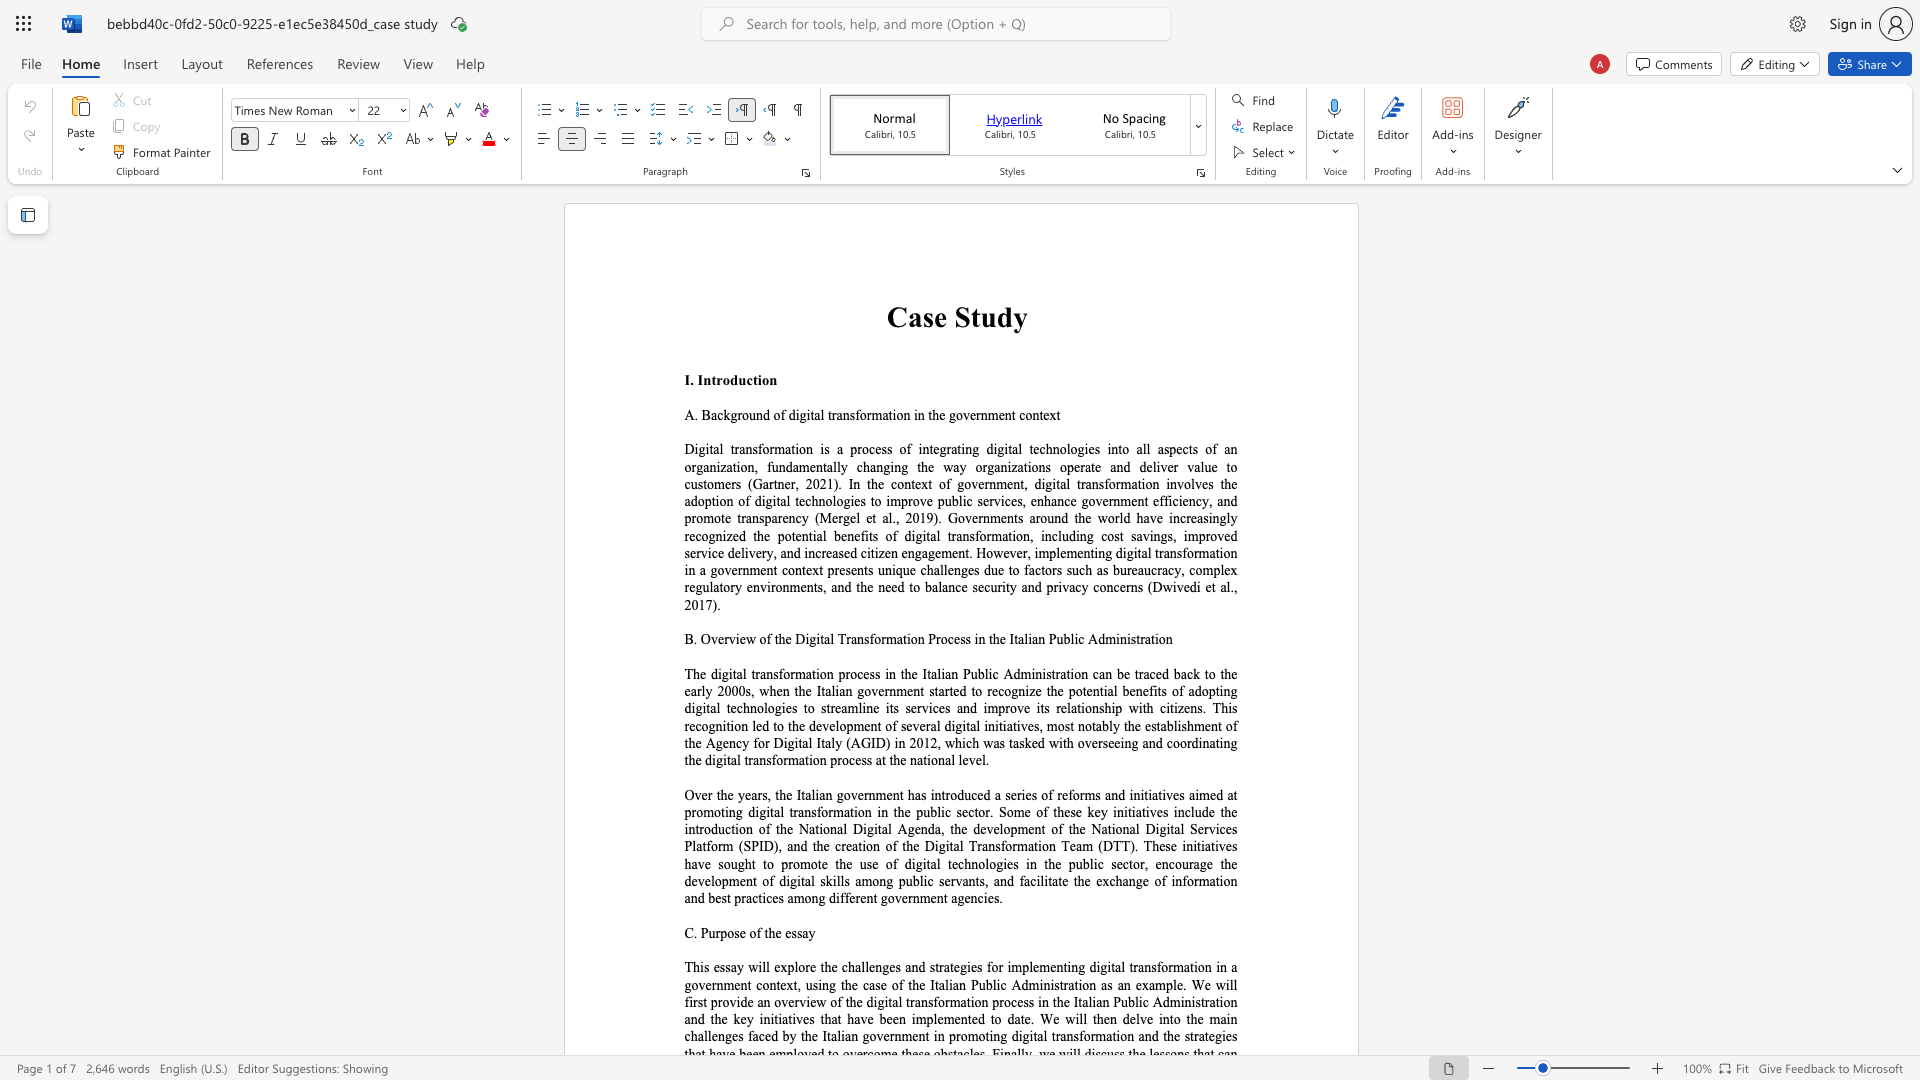  What do you see at coordinates (703, 380) in the screenshot?
I see `the subset text "nt" within the text "I. Introduction"` at bounding box center [703, 380].